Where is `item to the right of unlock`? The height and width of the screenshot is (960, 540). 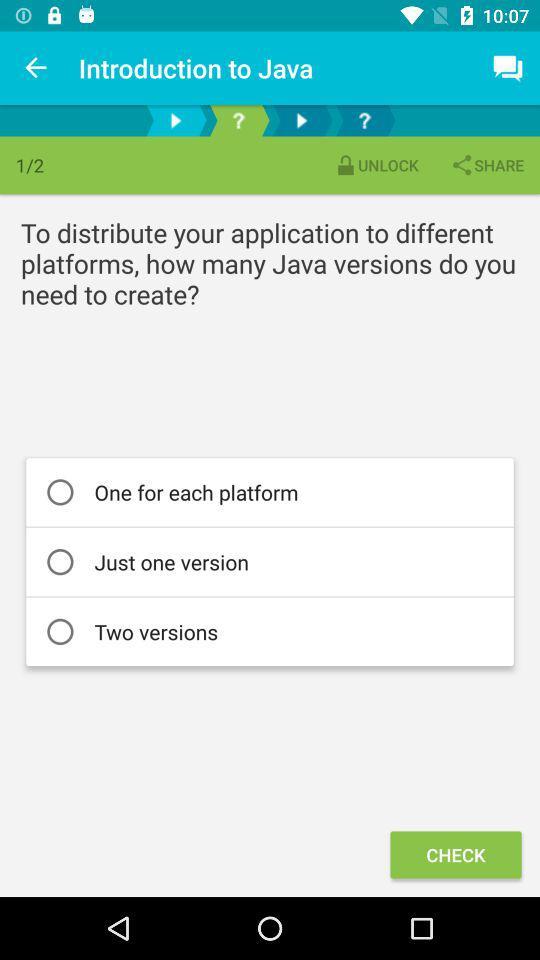
item to the right of unlock is located at coordinates (486, 164).